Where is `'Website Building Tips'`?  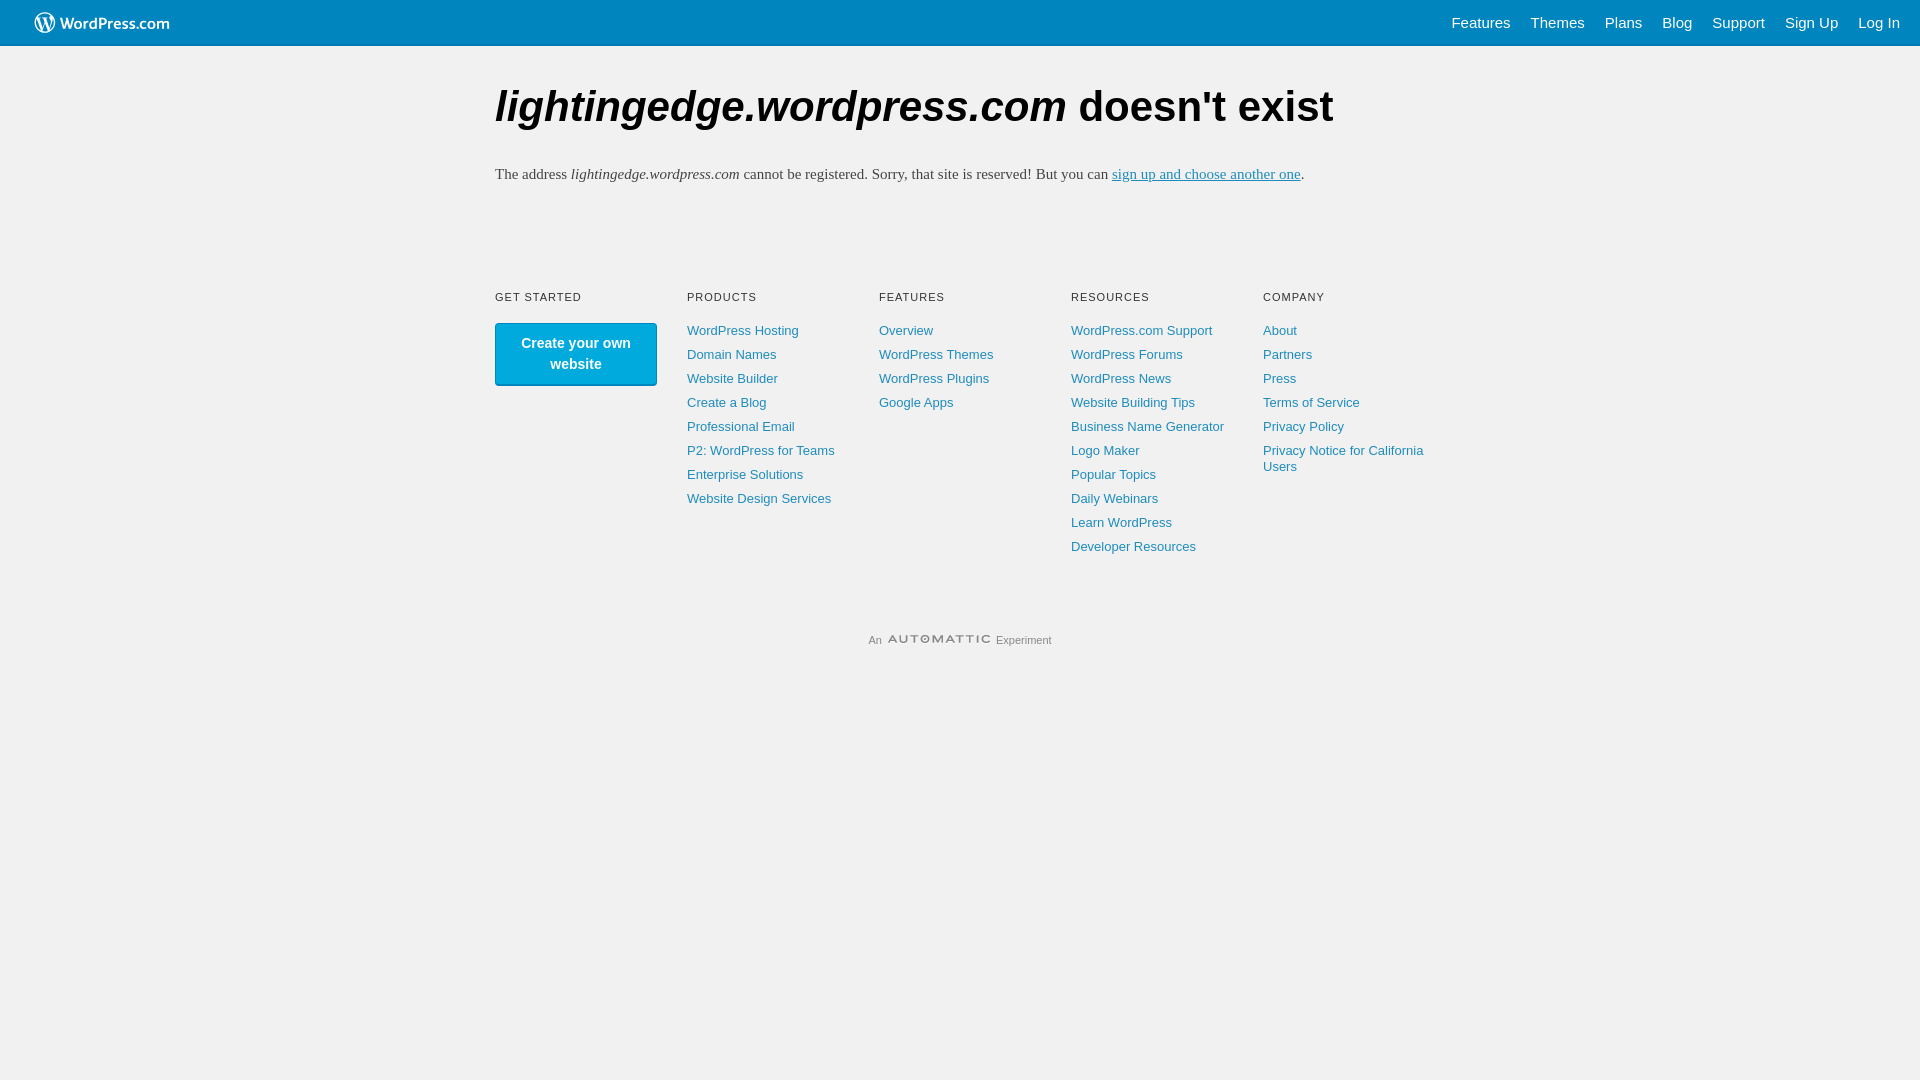
'Website Building Tips' is located at coordinates (1132, 402).